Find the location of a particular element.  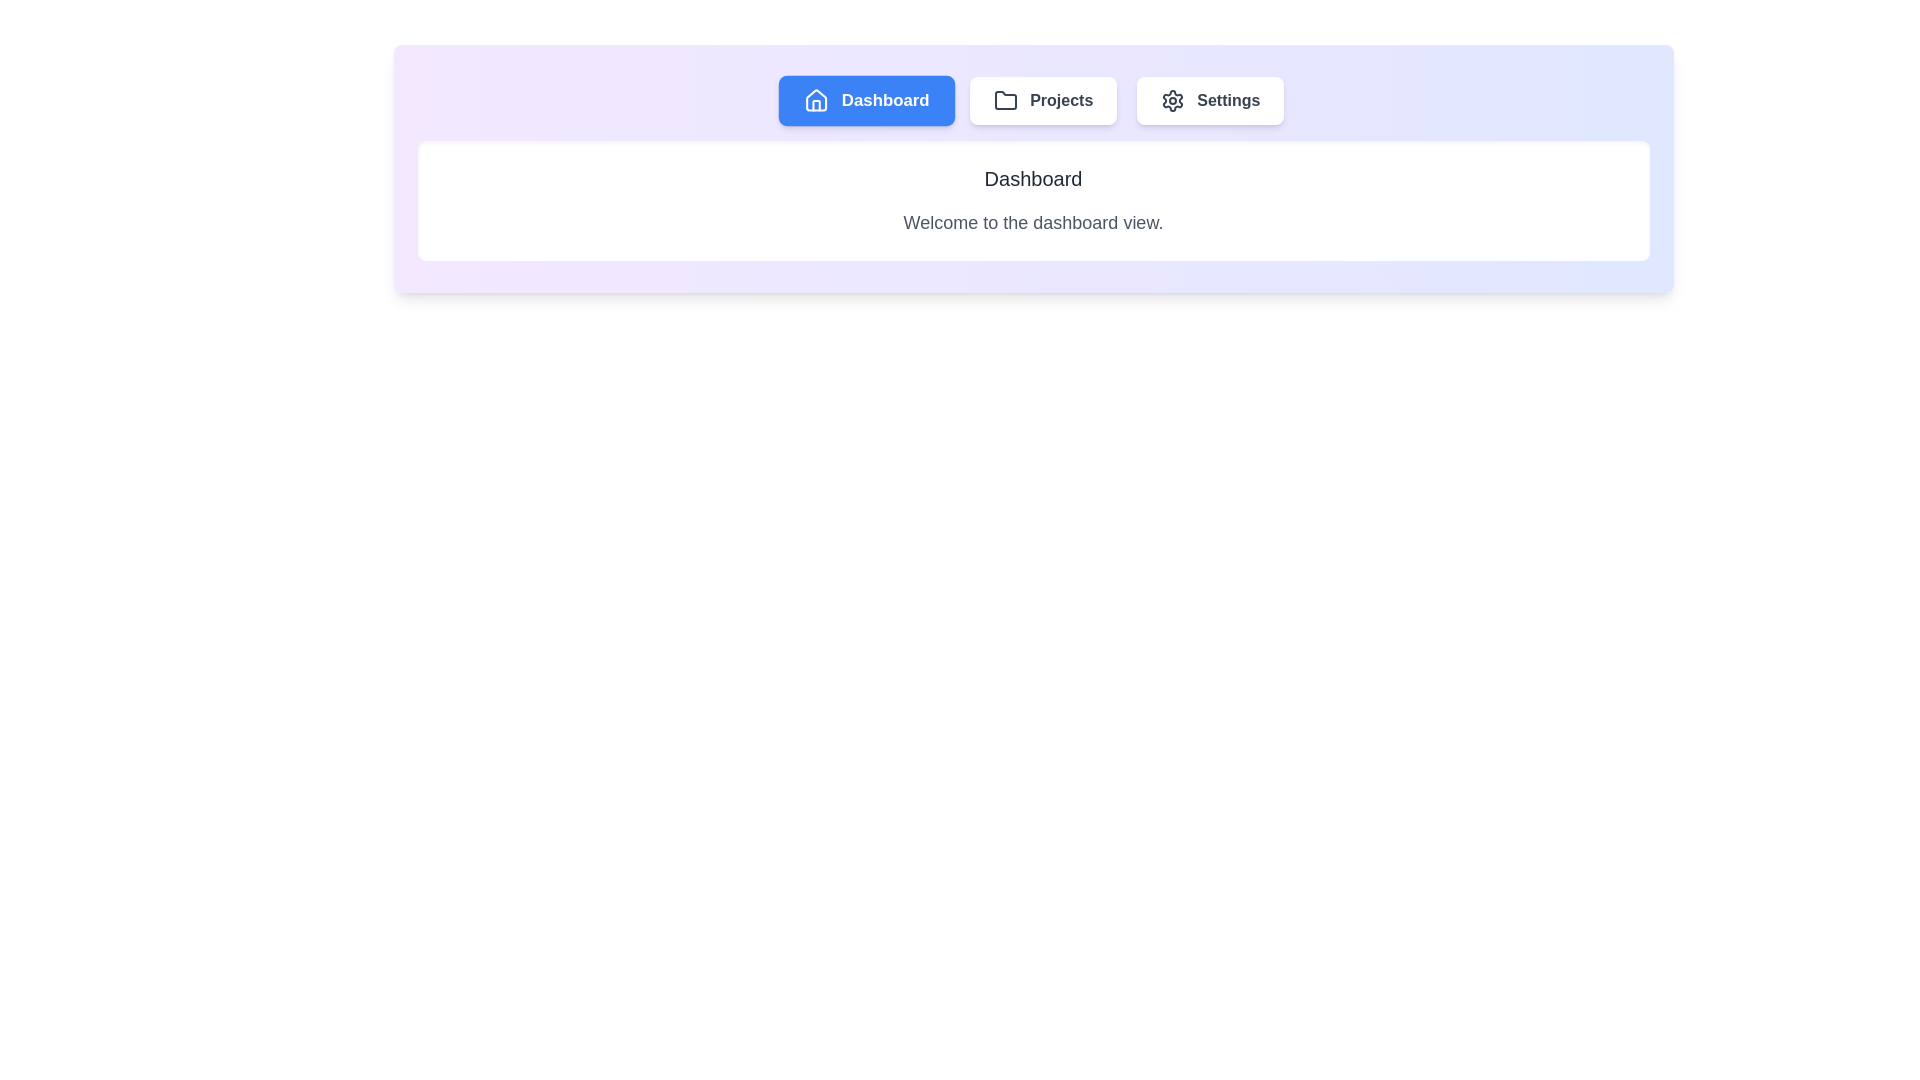

the Dashboard tab to view its content is located at coordinates (866, 100).